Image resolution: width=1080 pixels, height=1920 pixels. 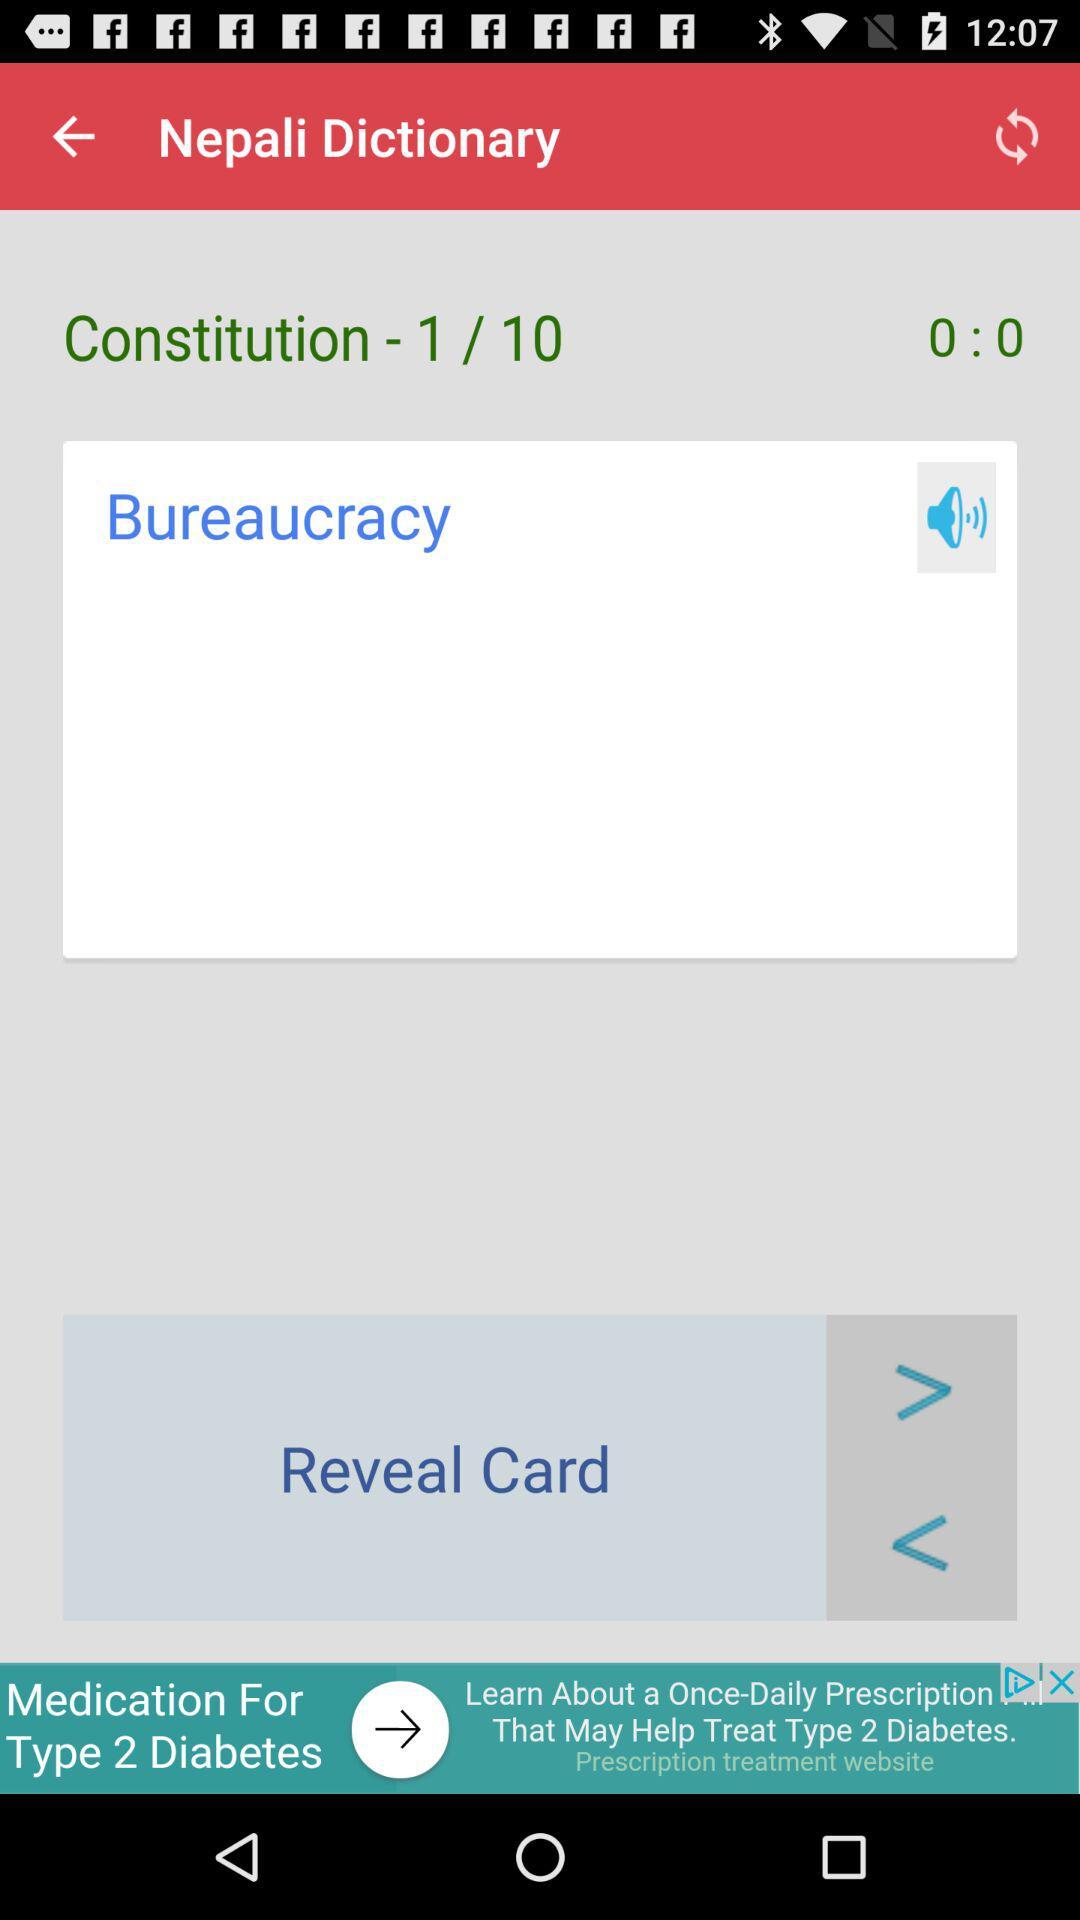 What do you see at coordinates (921, 1390) in the screenshot?
I see `reveal next card` at bounding box center [921, 1390].